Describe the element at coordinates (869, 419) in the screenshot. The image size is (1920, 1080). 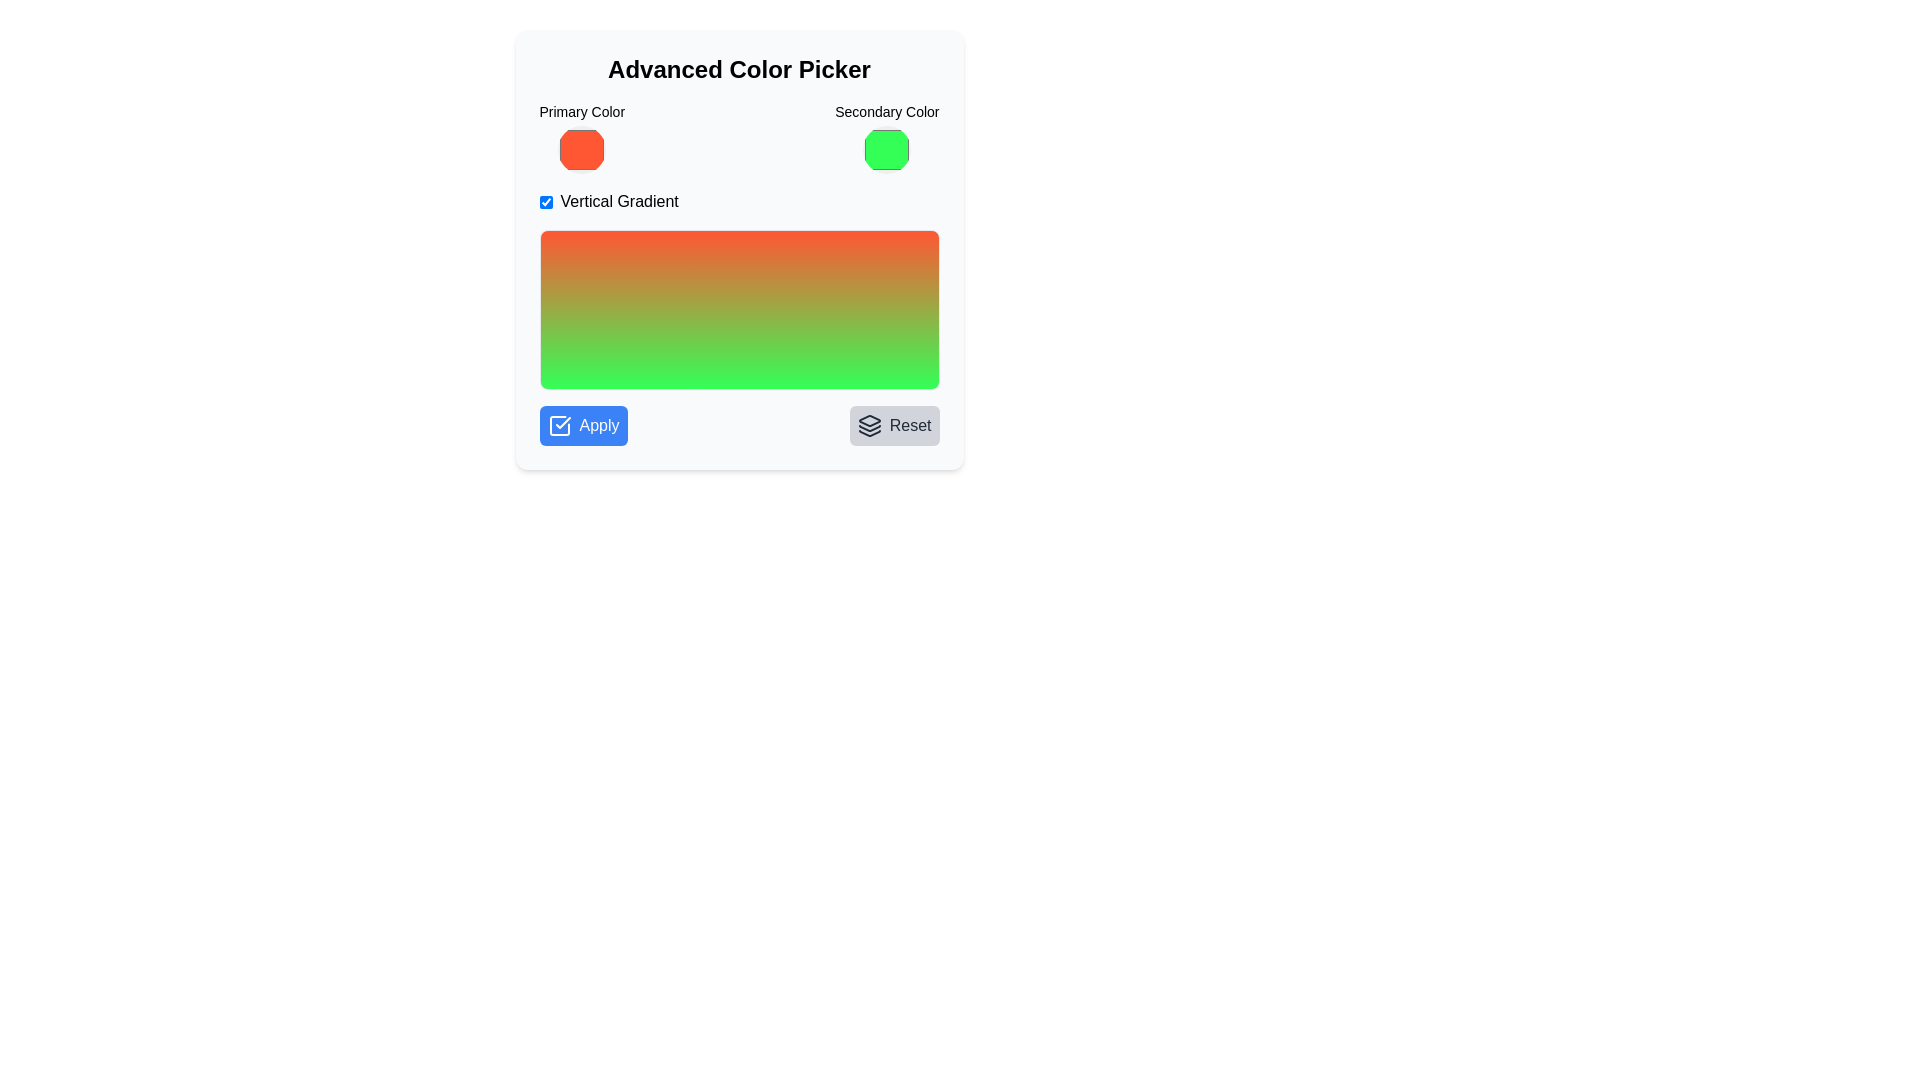
I see `the topmost icon component representing a conceptual grouping, located in the bottom-right section of the interface` at that location.